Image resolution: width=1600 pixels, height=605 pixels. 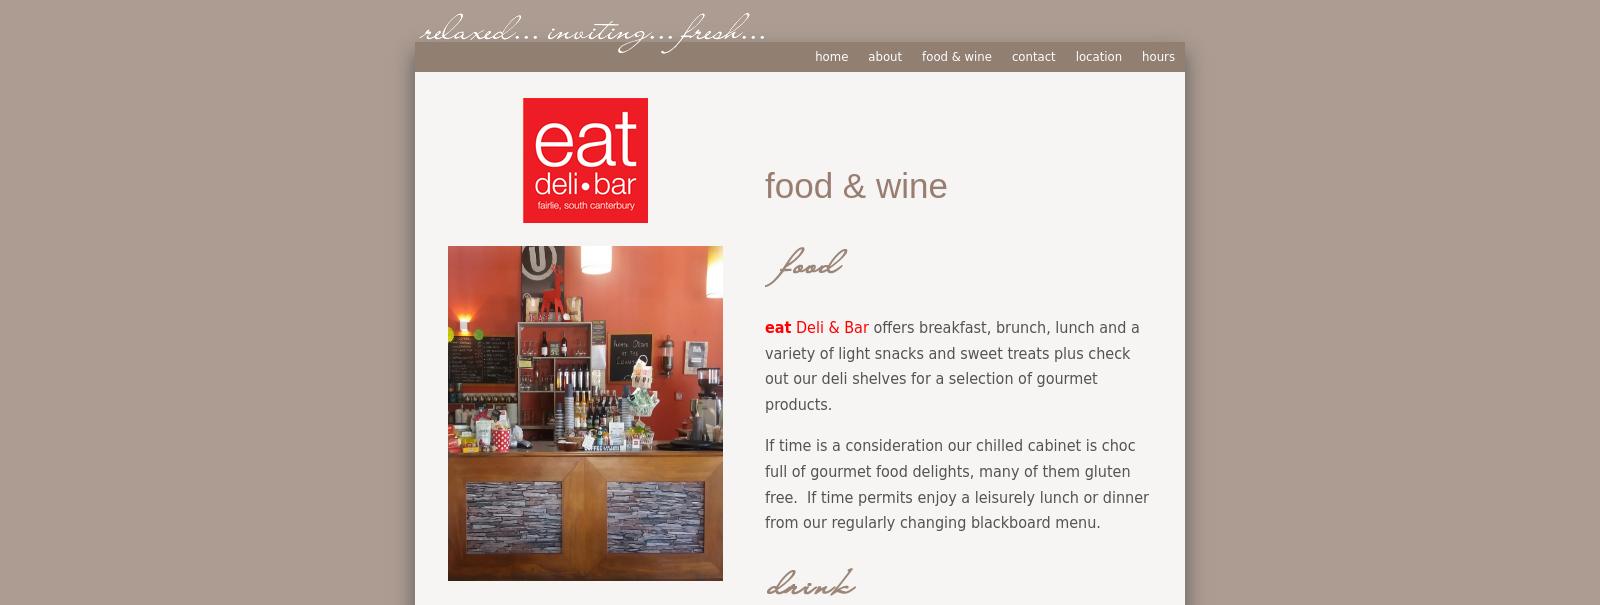 What do you see at coordinates (1098, 55) in the screenshot?
I see `'Location'` at bounding box center [1098, 55].